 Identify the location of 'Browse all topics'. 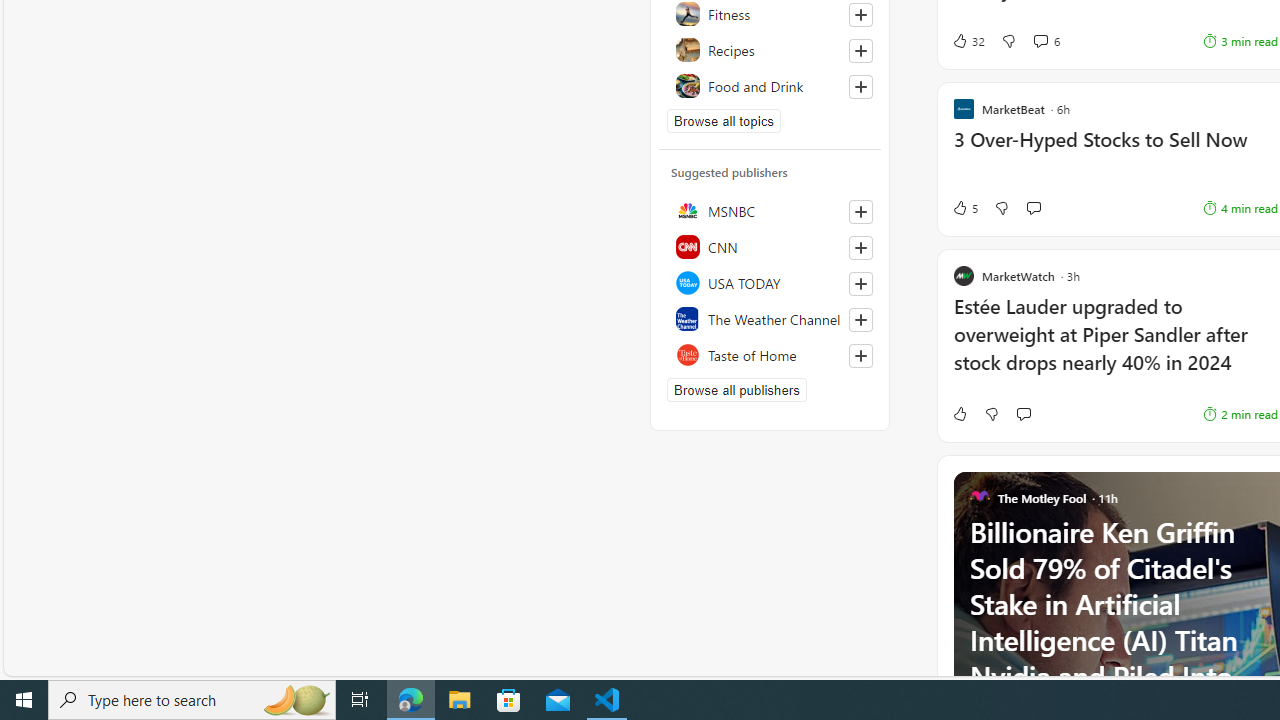
(723, 120).